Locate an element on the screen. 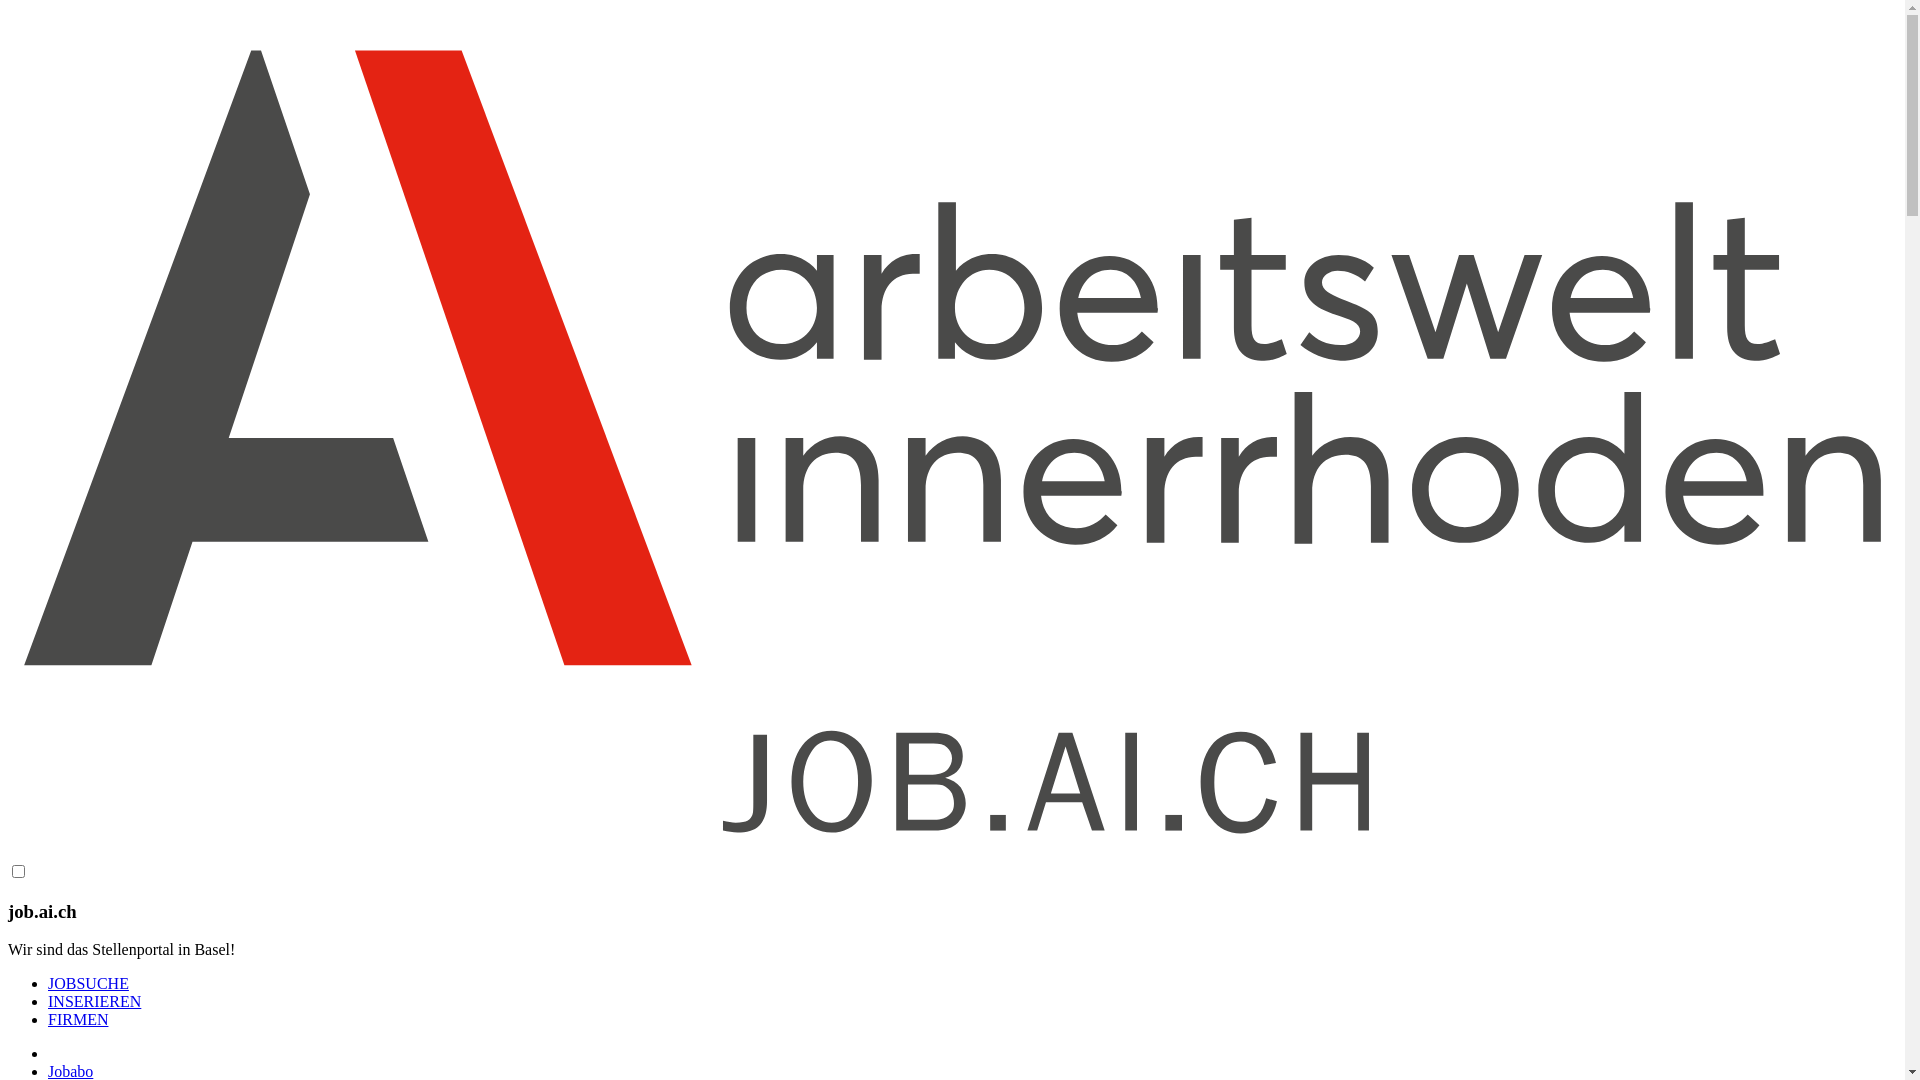 The image size is (1920, 1080). 'FIRMEN' is located at coordinates (77, 1019).